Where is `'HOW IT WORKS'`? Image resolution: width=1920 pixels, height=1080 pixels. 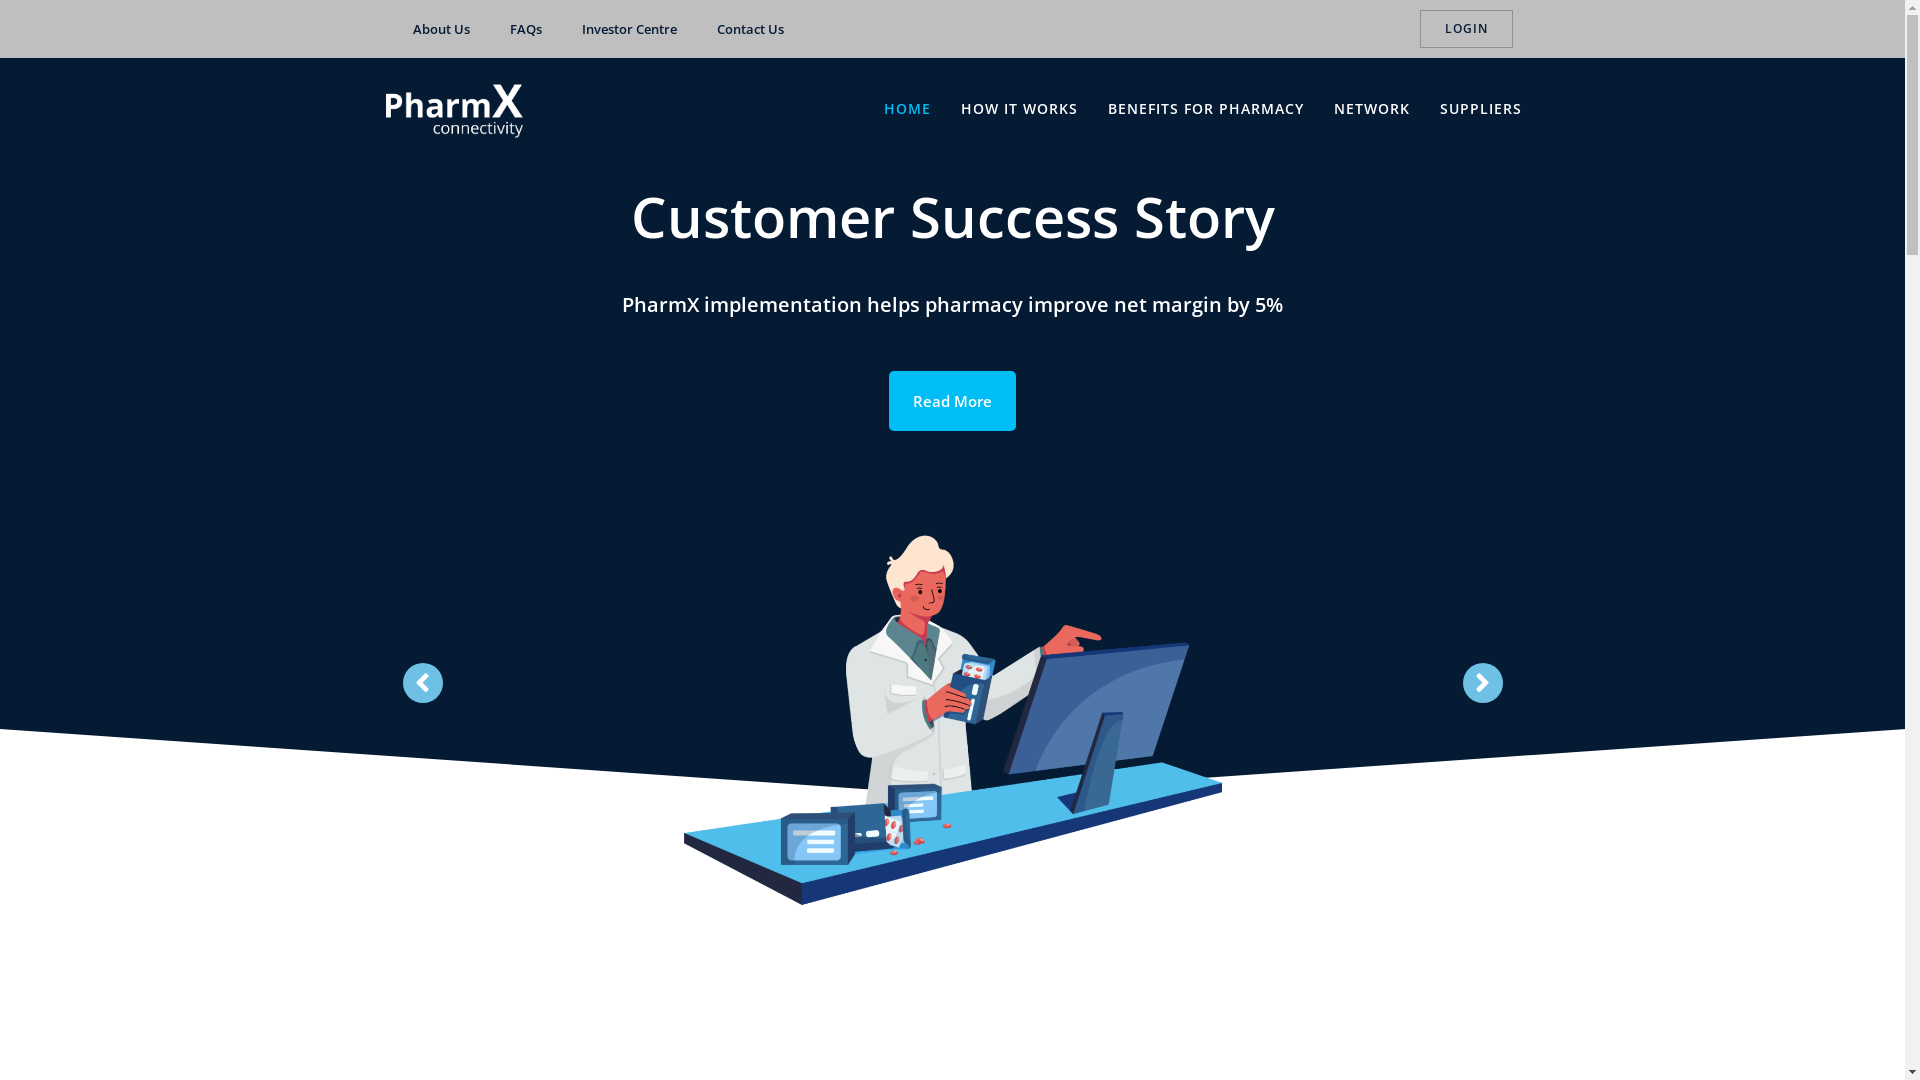
'HOW IT WORKS' is located at coordinates (1019, 107).